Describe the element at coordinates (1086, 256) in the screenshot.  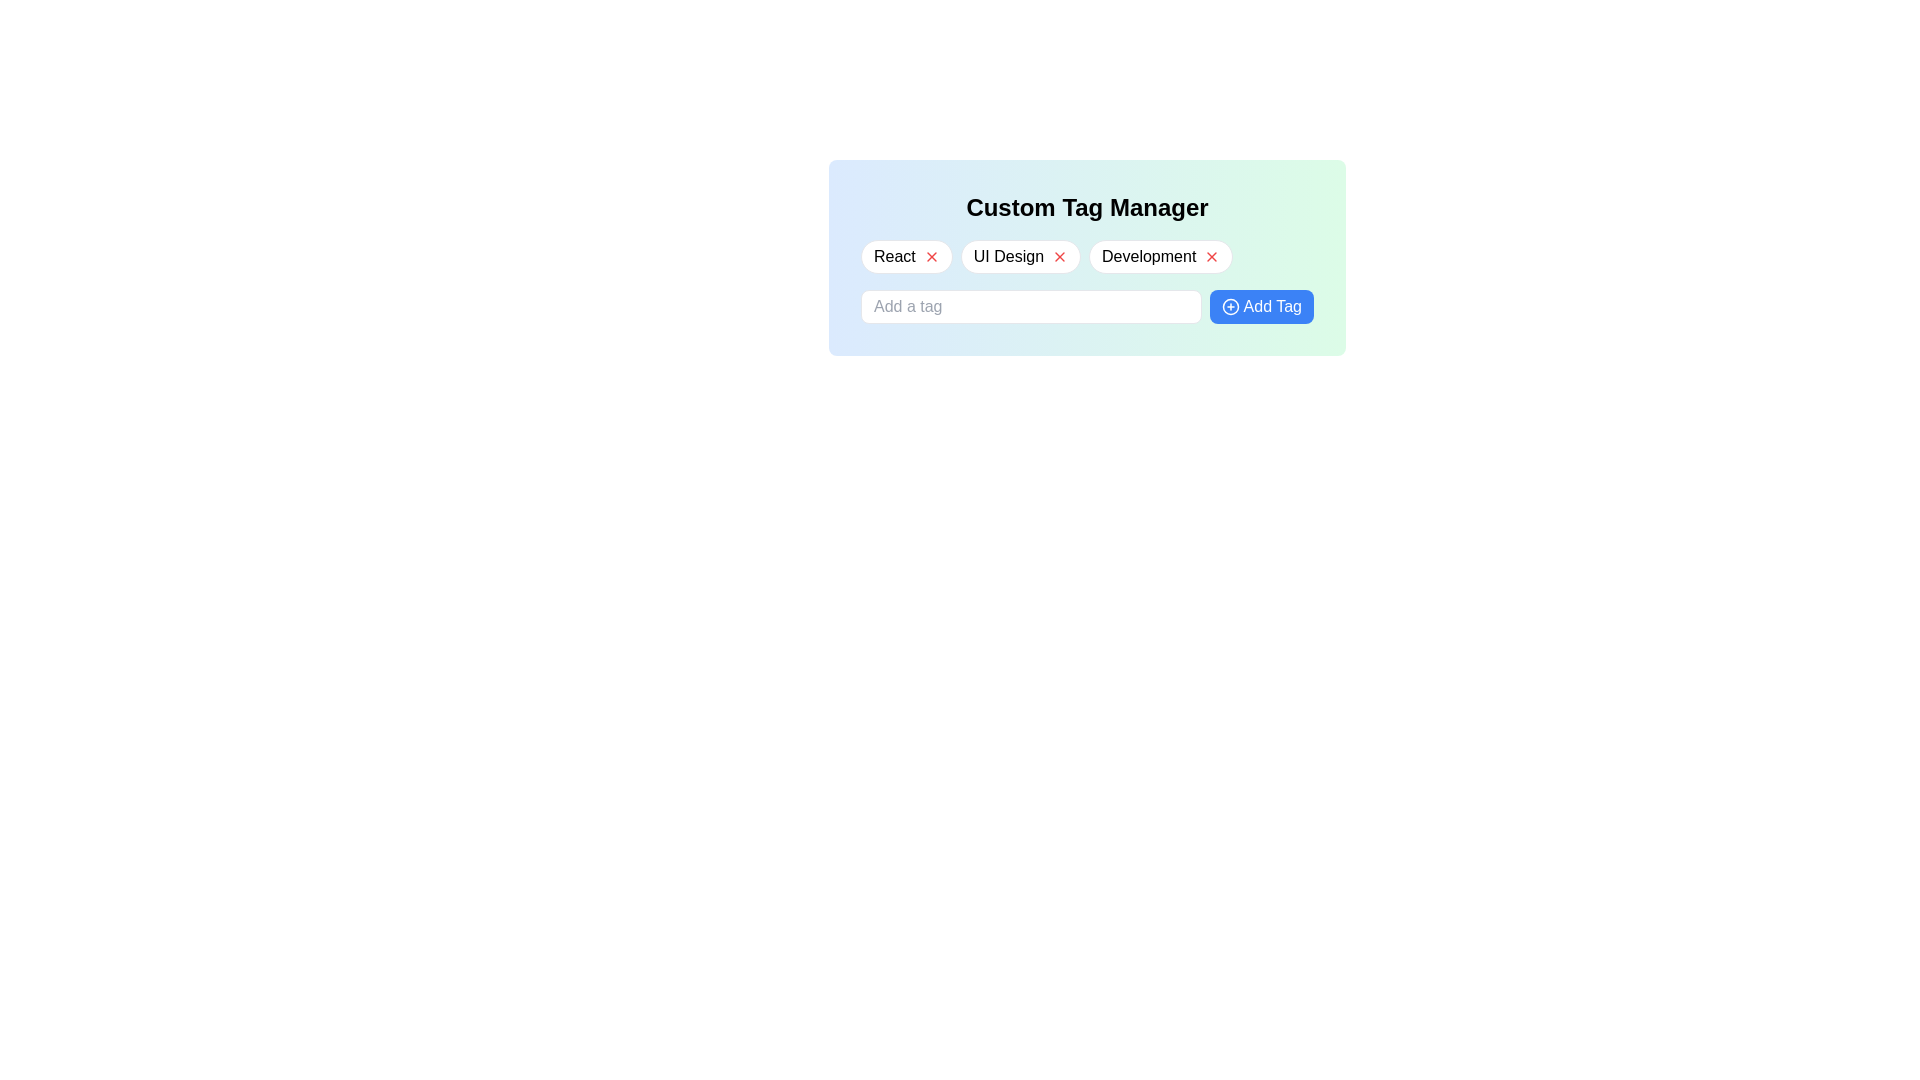
I see `the Tag list display, which is a horizontal row of tags below the 'Custom Tag Manager' heading and above the 'Add a tag' input field` at that location.